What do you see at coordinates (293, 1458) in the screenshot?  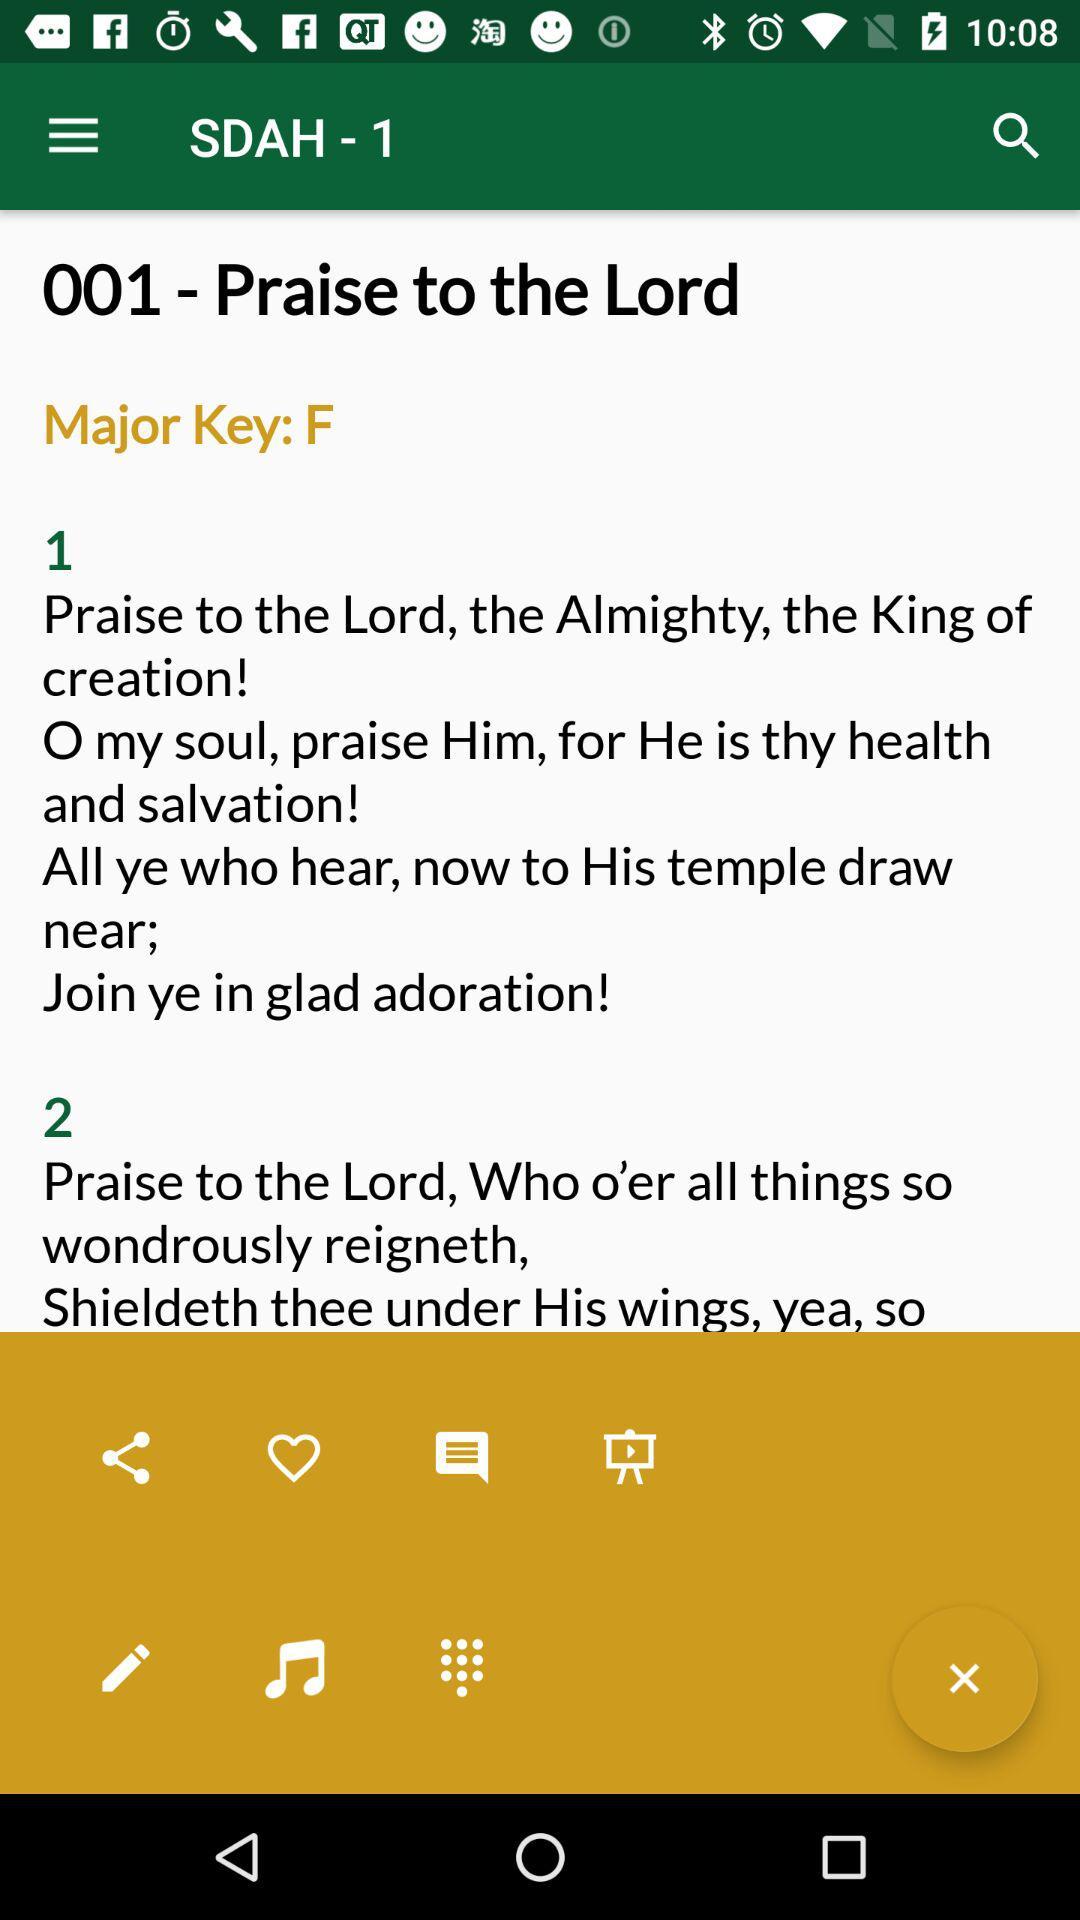 I see `heart emoji` at bounding box center [293, 1458].